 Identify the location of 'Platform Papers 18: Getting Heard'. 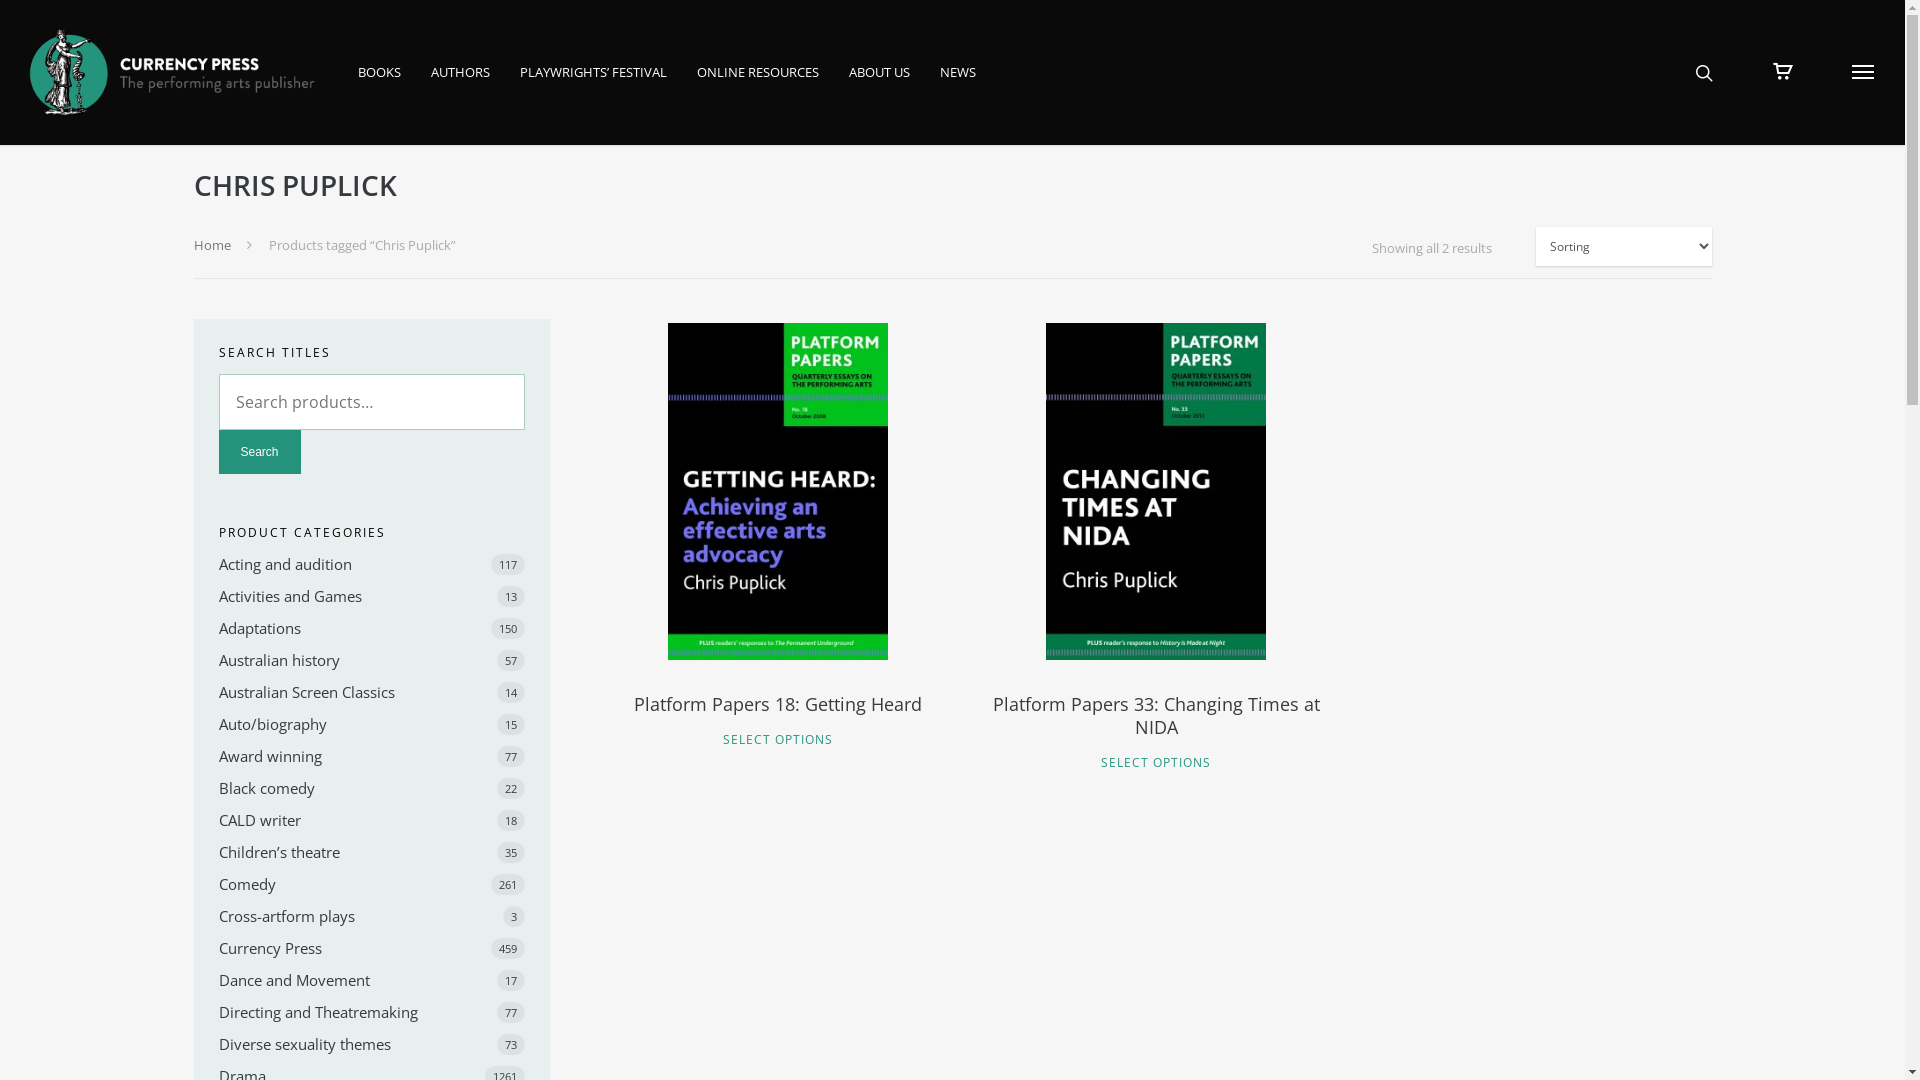
(777, 715).